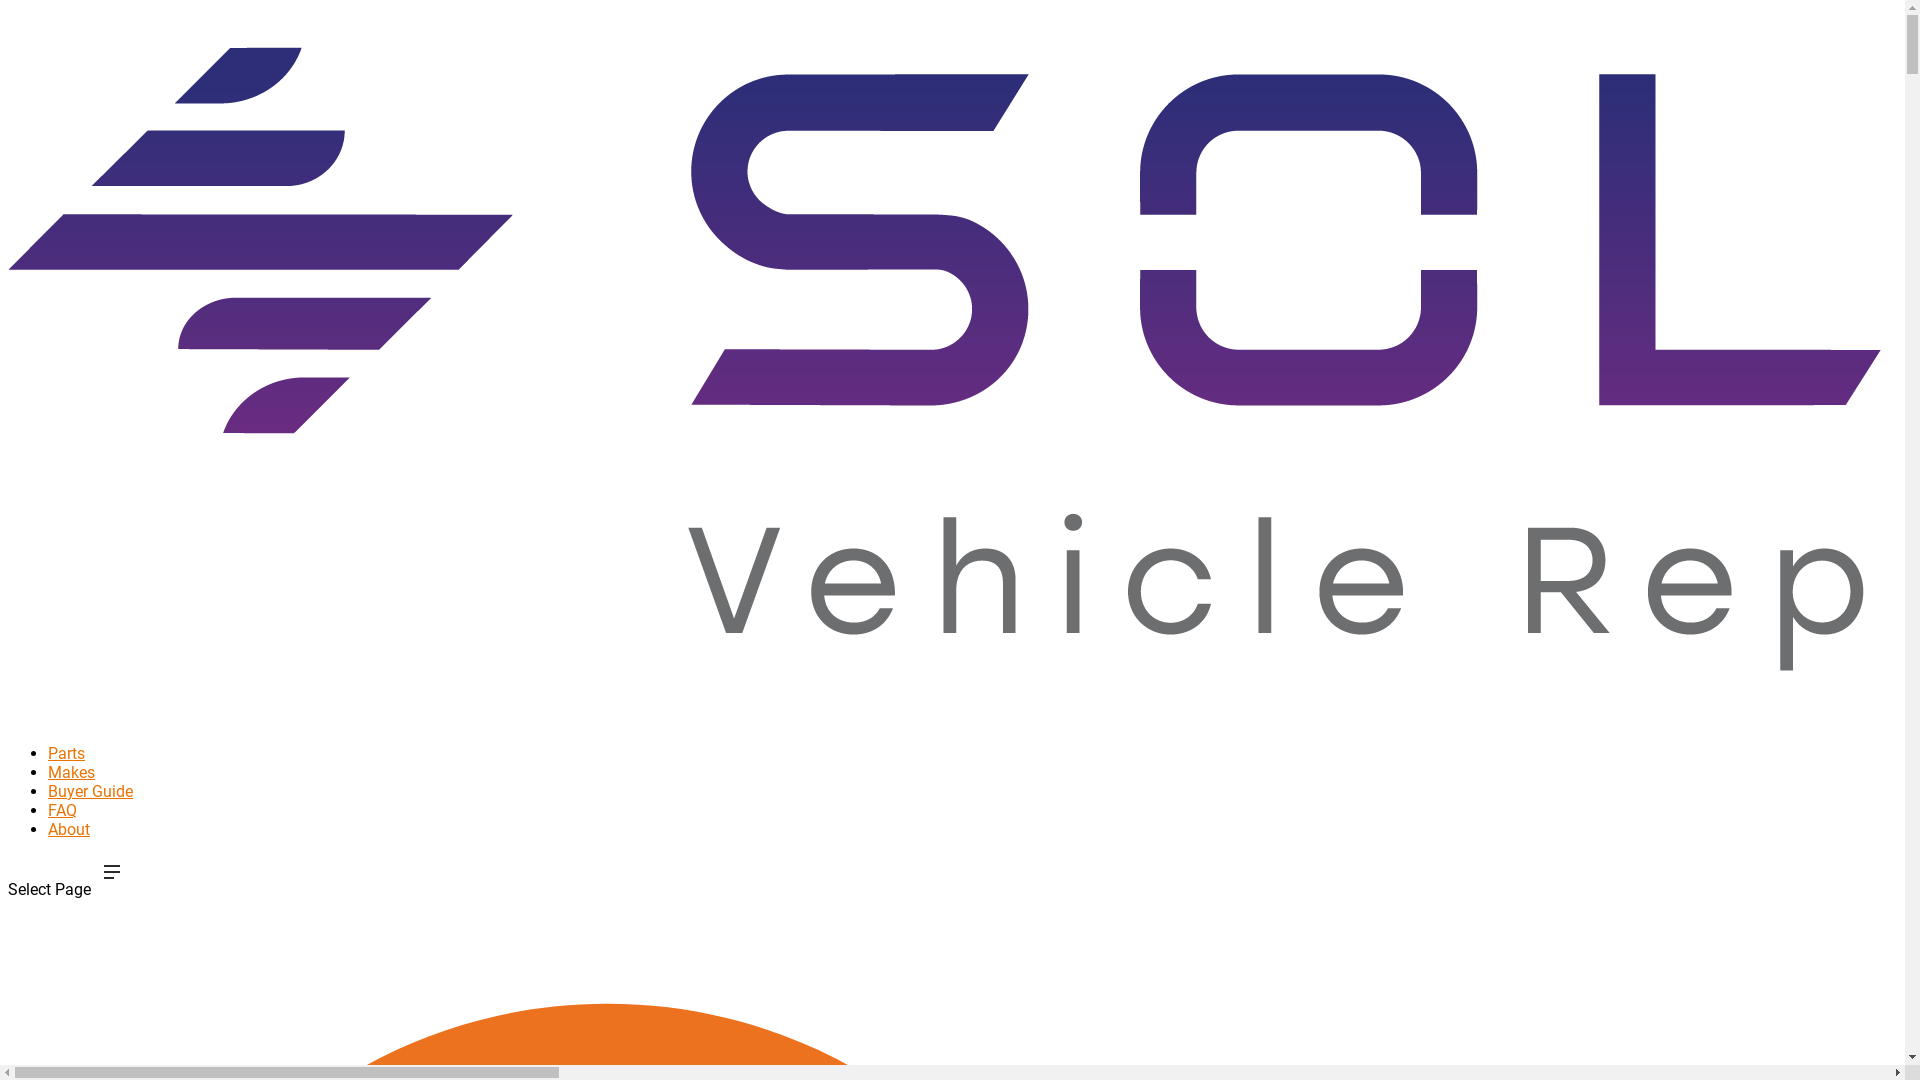 This screenshot has height=1080, width=1920. I want to click on 'About', so click(48, 855).